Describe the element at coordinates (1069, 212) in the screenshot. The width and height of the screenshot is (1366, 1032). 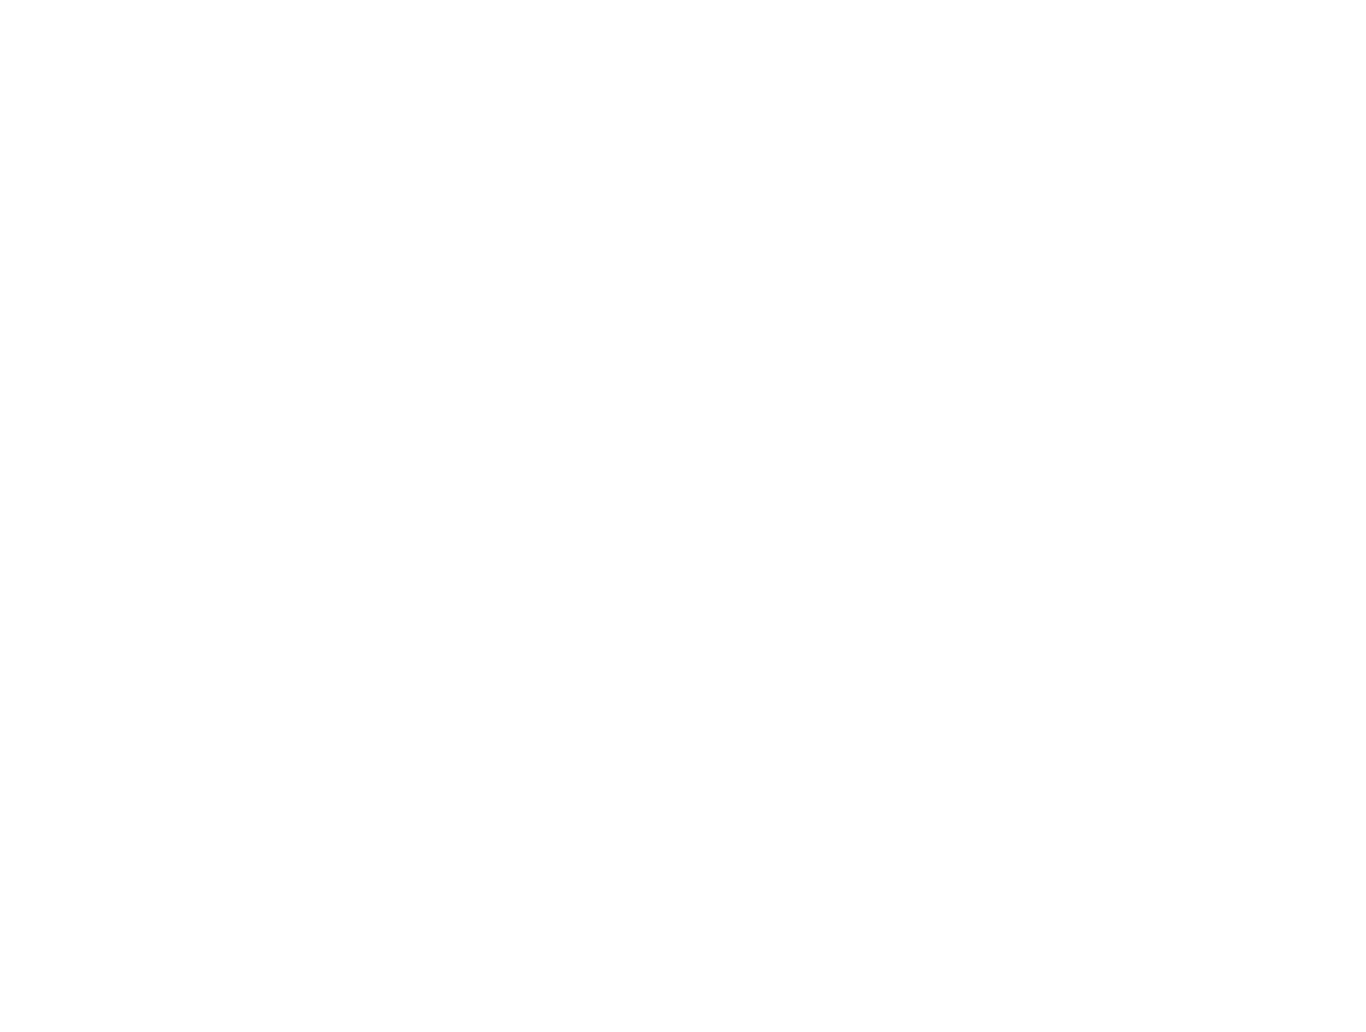
I see `'“The best way to succeed in politics is by having no opinion at all. If you don’t have any opinion, you don’t take the risk of having a wrong opinion.” Banas’ political satire is eye-opening and amusing.'` at that location.